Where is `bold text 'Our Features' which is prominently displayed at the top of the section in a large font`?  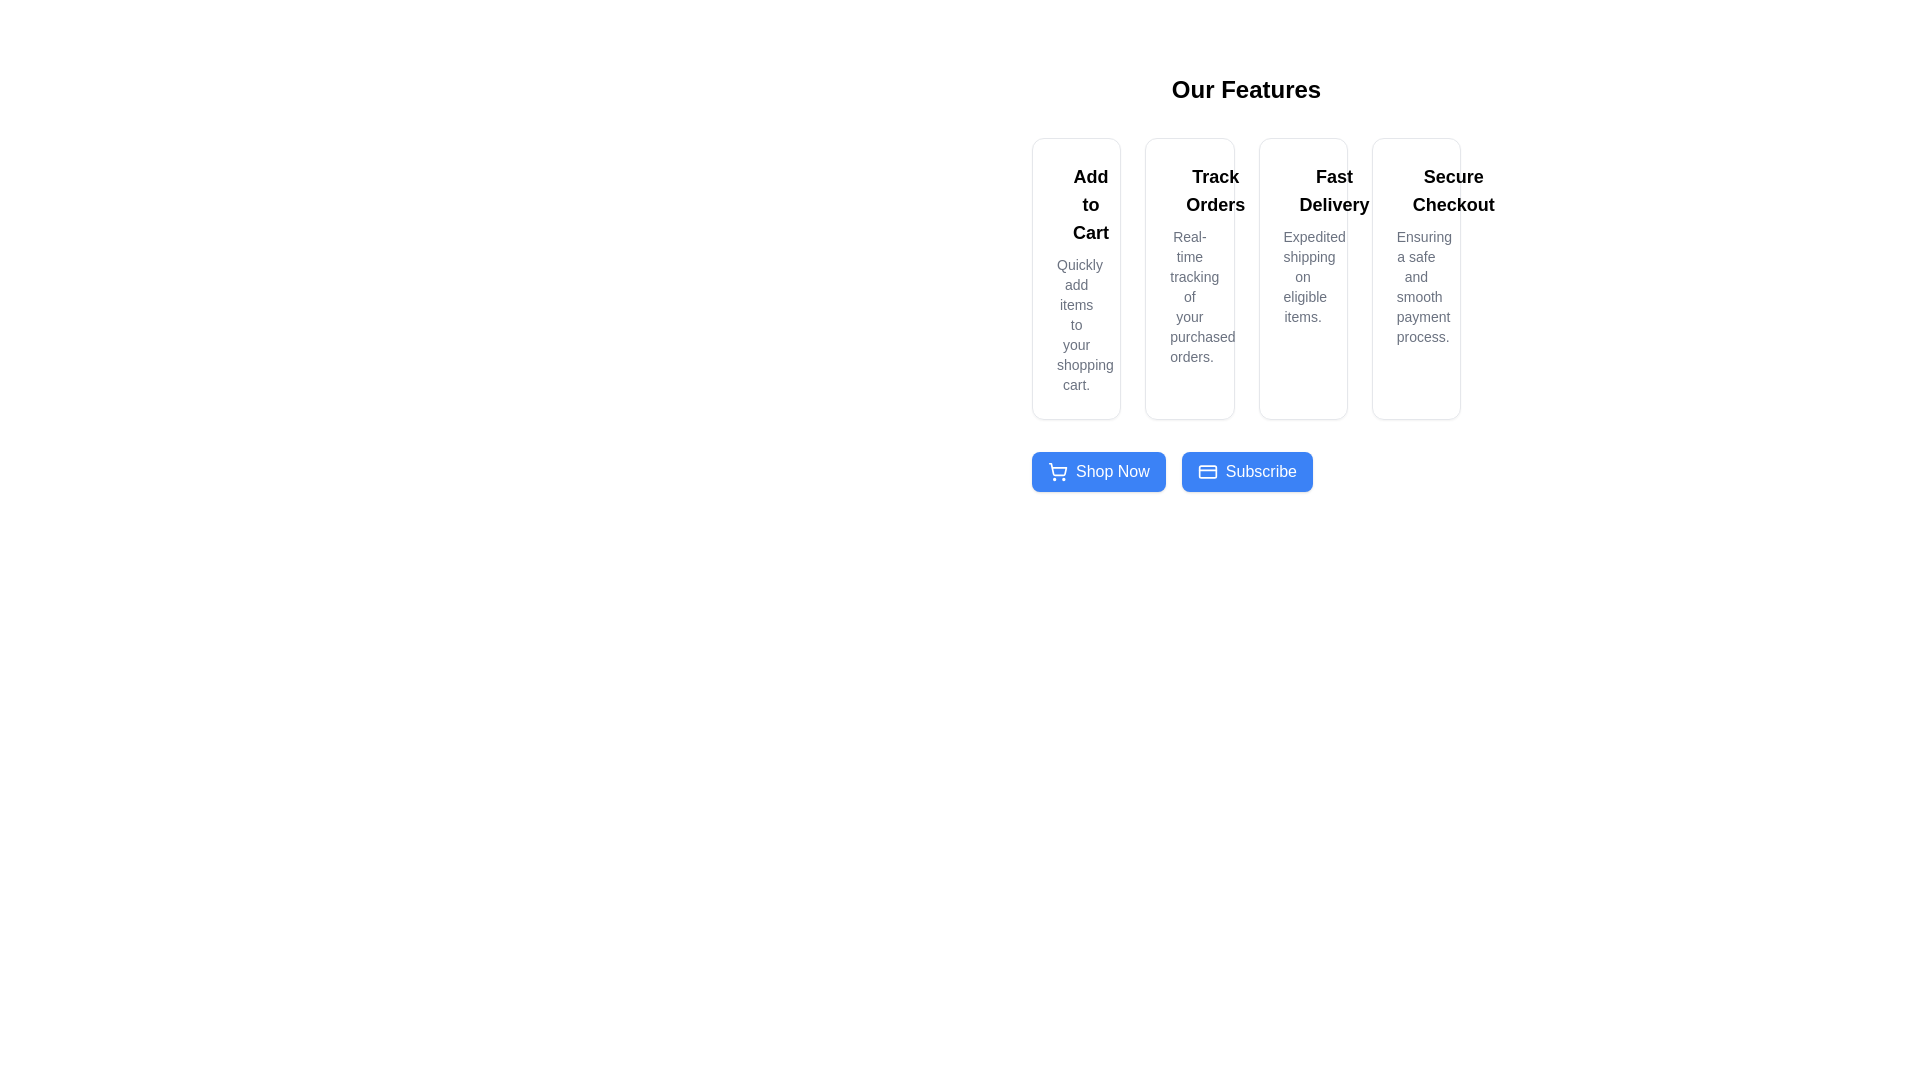 bold text 'Our Features' which is prominently displayed at the top of the section in a large font is located at coordinates (1245, 88).